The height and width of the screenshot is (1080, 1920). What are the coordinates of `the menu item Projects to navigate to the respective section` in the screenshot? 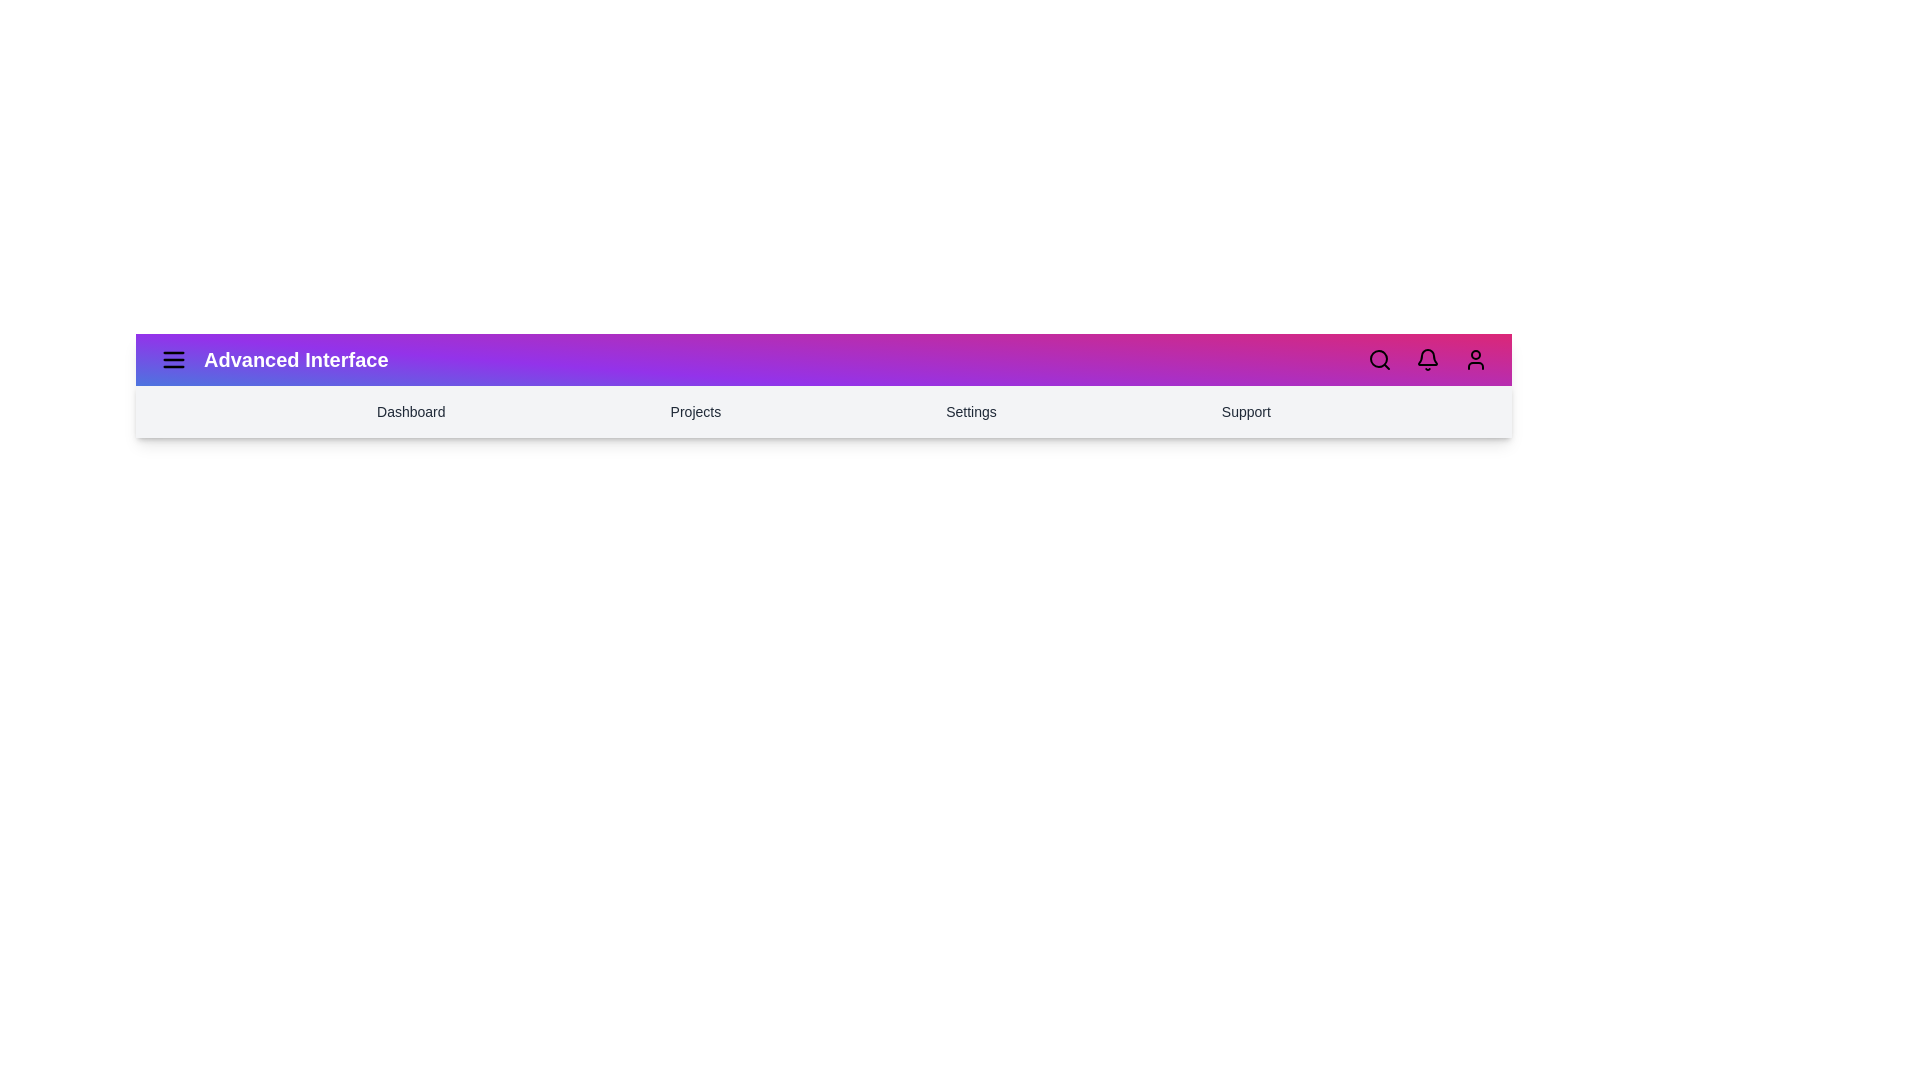 It's located at (695, 411).